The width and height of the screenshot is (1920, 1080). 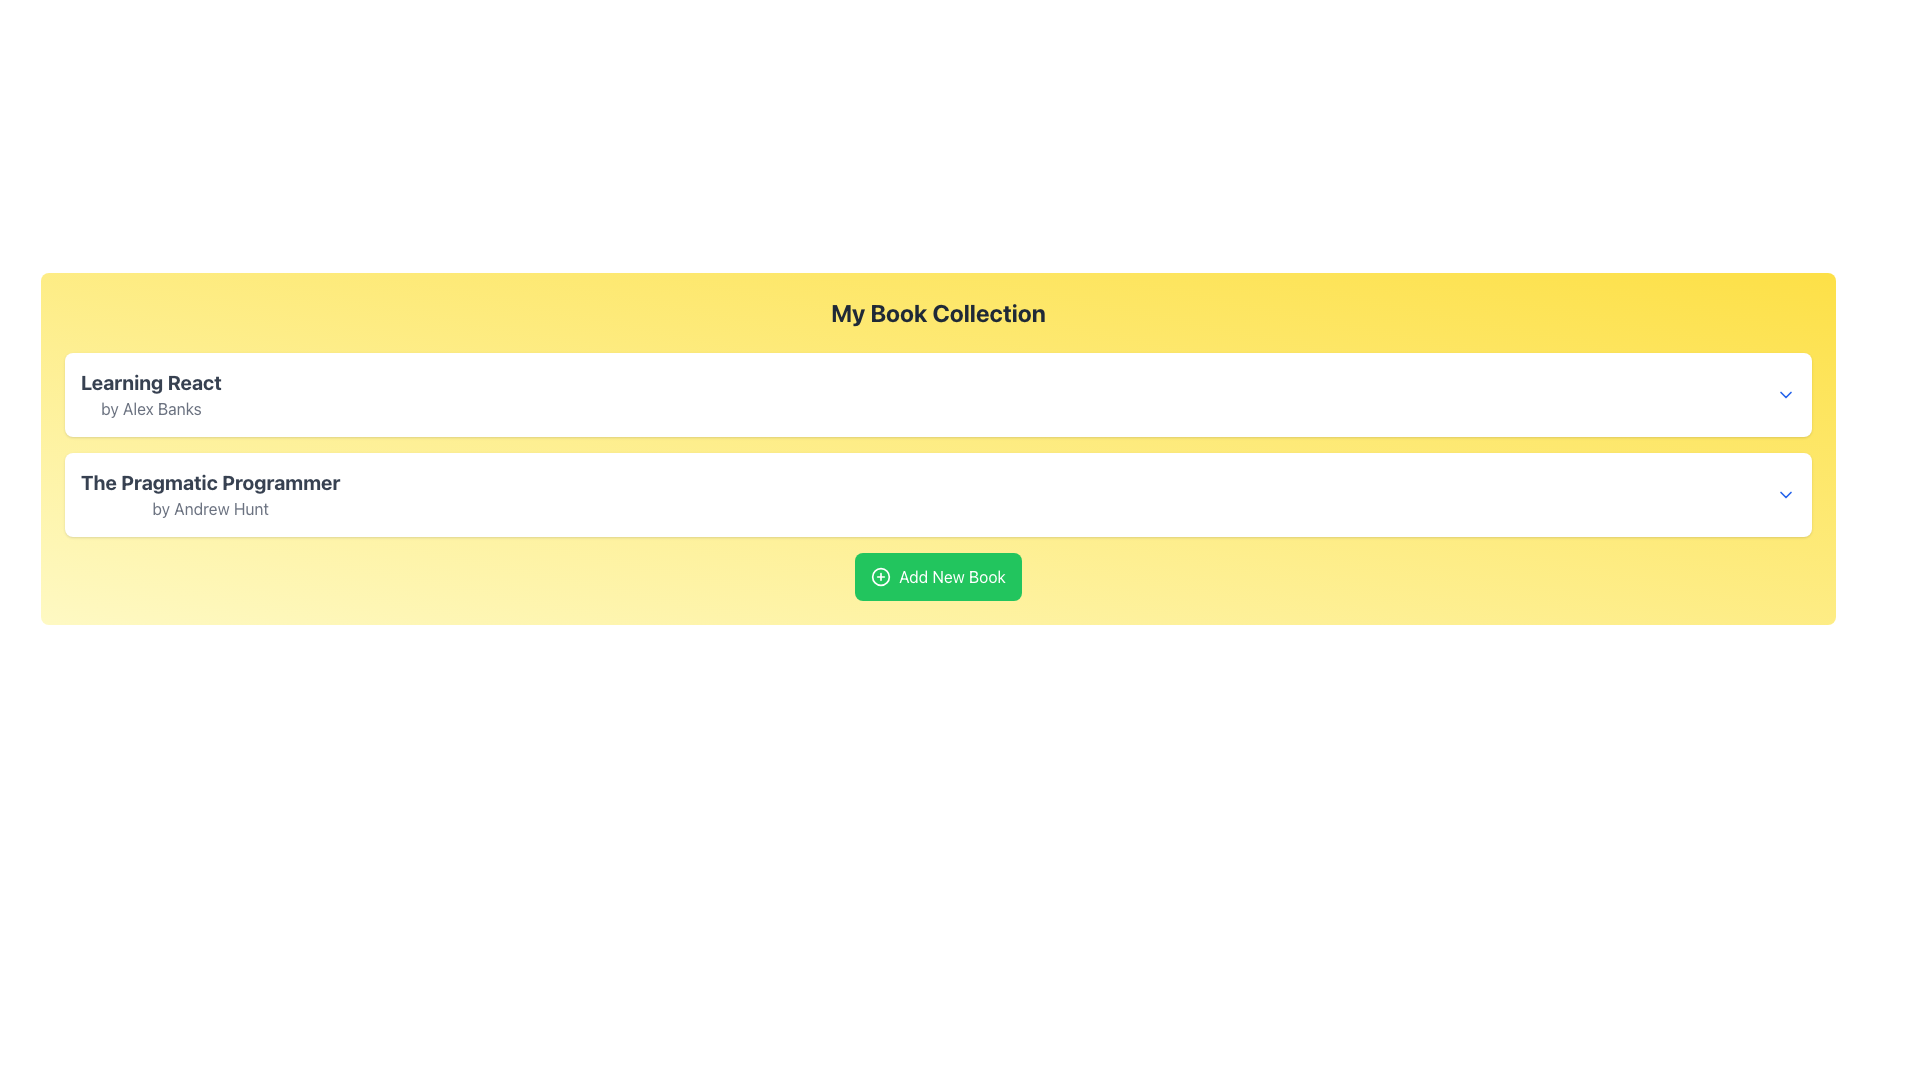 I want to click on the non-interactive Text label providing attribution information about the author of the book, located beneath the title 'The Pragmatic Programmer' within the 'My Book Collection' section, so click(x=210, y=508).